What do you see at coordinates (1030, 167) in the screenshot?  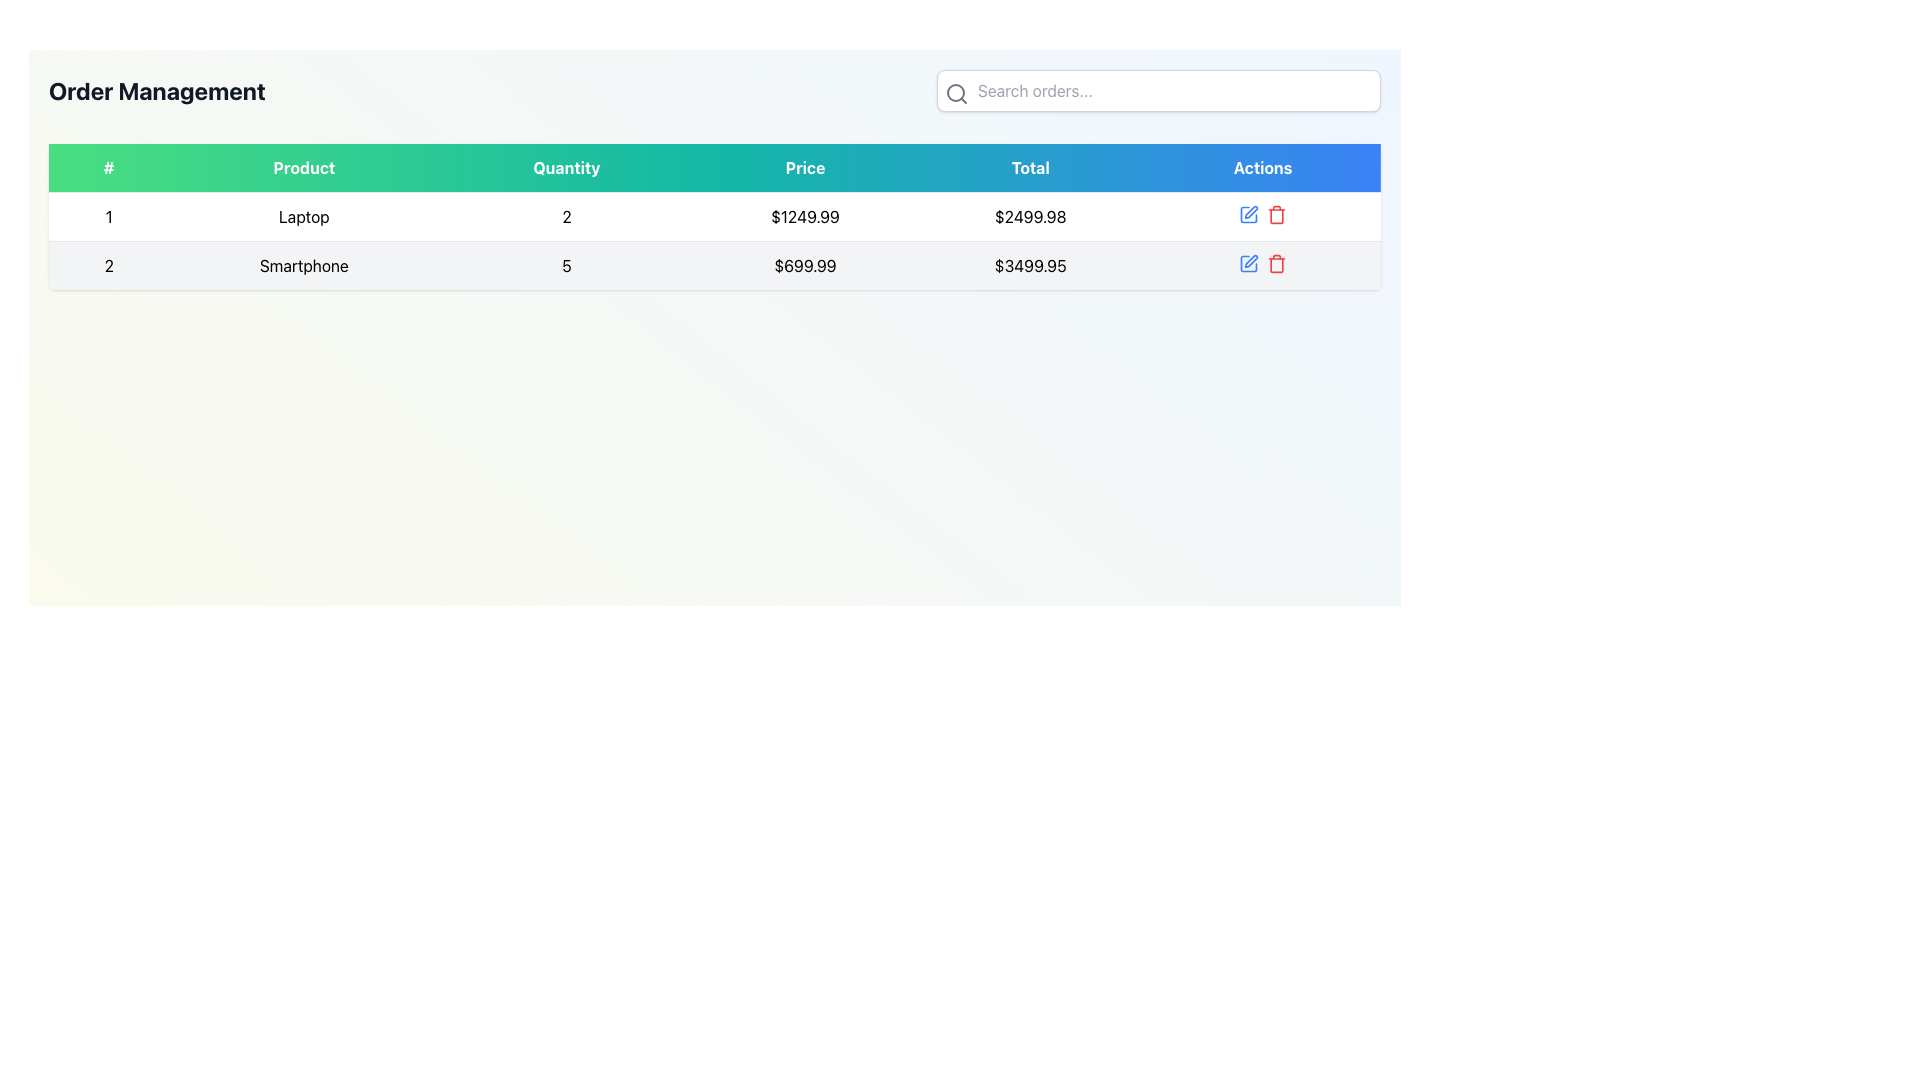 I see `the 'Total' text label, which is a bold sans-serif font centered within a blue rectangular background in the header of a structured data table` at bounding box center [1030, 167].